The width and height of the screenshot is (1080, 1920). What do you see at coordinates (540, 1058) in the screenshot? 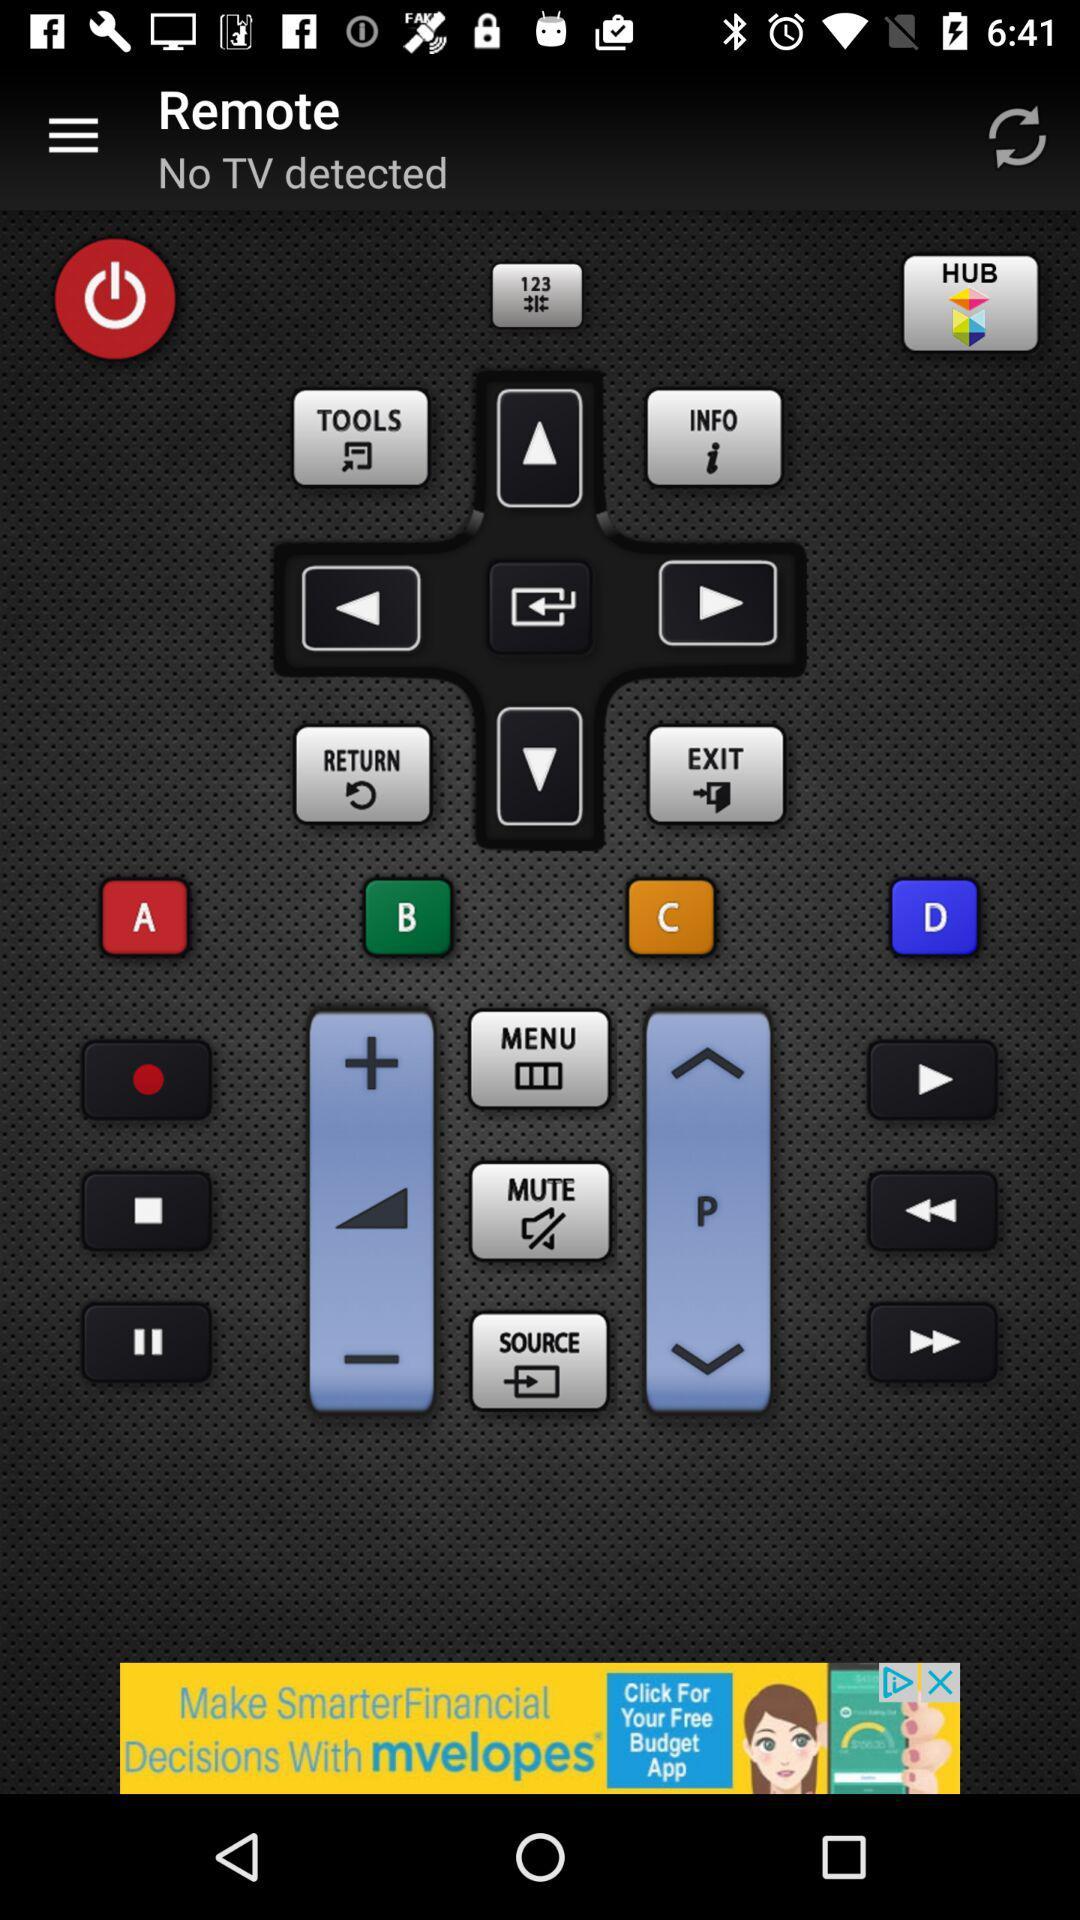
I see `the date_range icon` at bounding box center [540, 1058].